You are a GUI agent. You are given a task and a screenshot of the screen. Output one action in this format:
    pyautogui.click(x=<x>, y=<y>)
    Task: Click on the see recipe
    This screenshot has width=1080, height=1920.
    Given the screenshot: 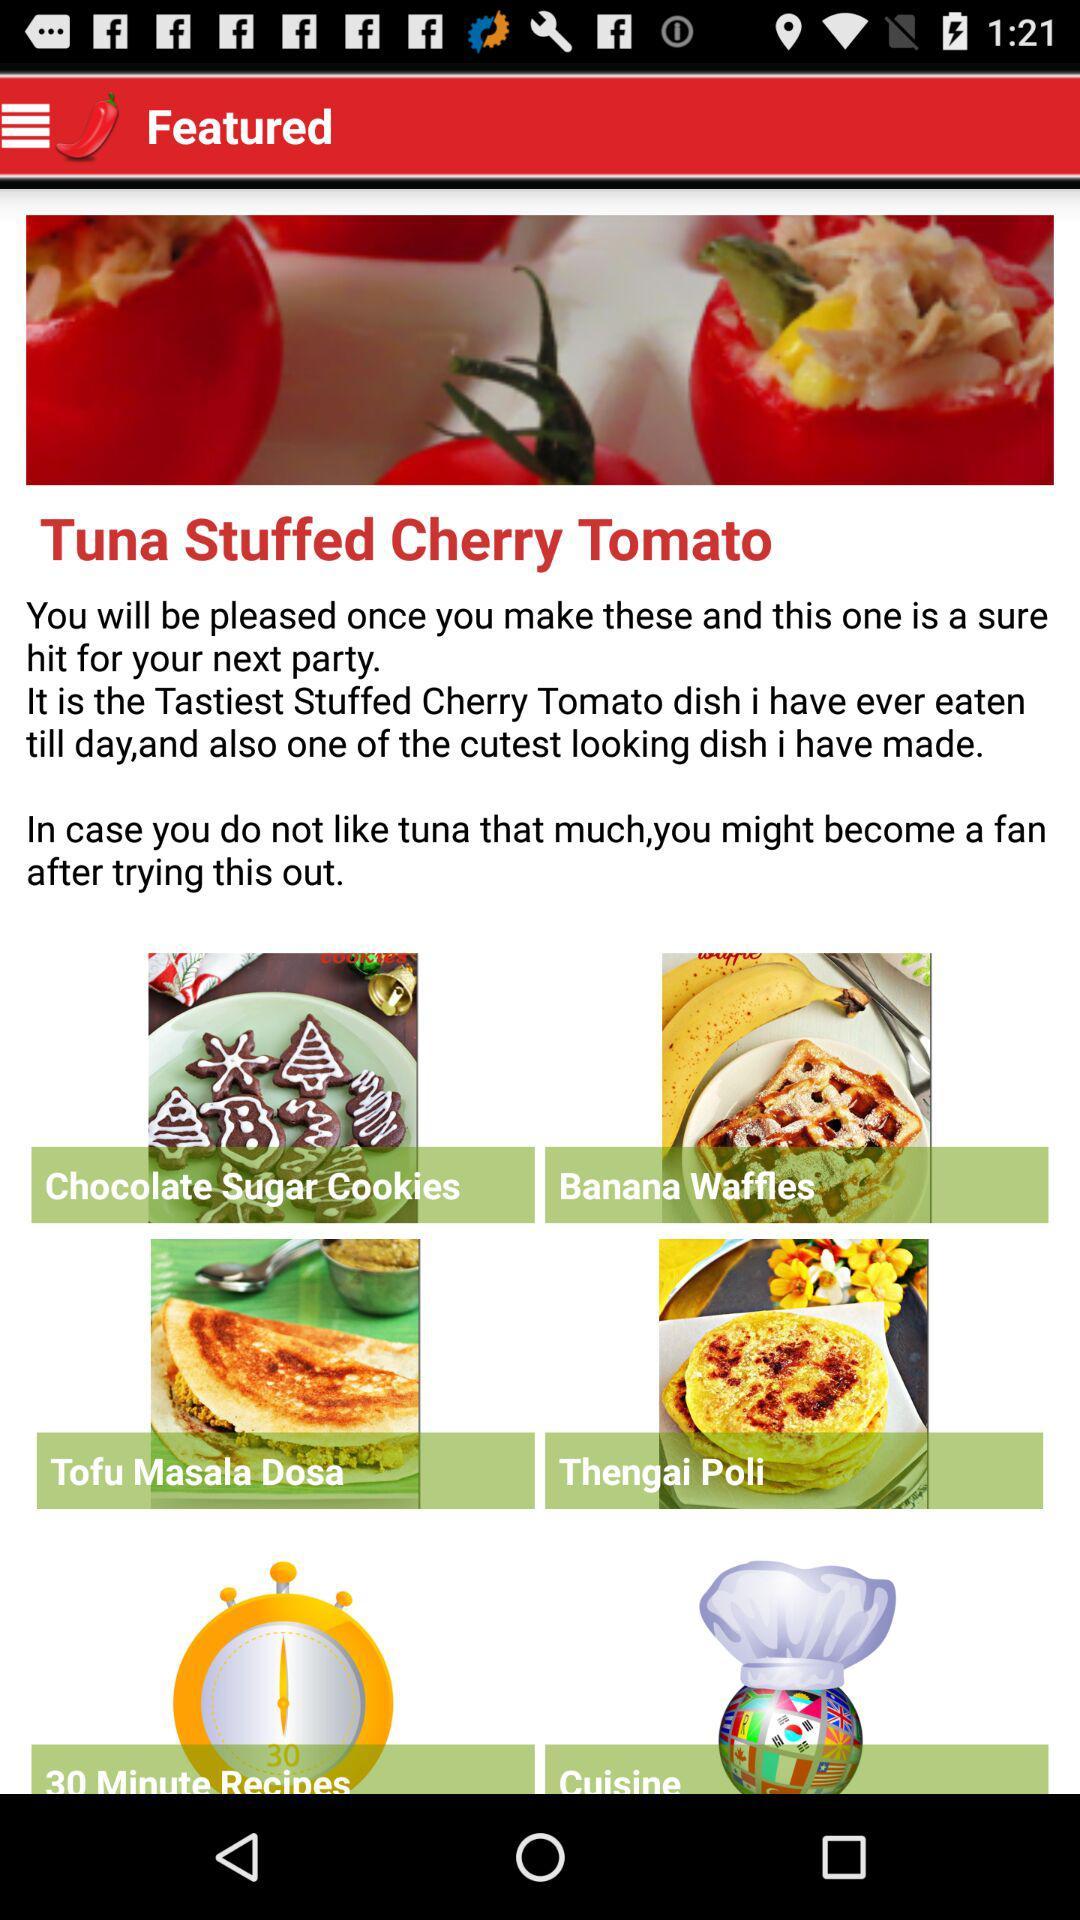 What is the action you would take?
    pyautogui.click(x=793, y=1372)
    